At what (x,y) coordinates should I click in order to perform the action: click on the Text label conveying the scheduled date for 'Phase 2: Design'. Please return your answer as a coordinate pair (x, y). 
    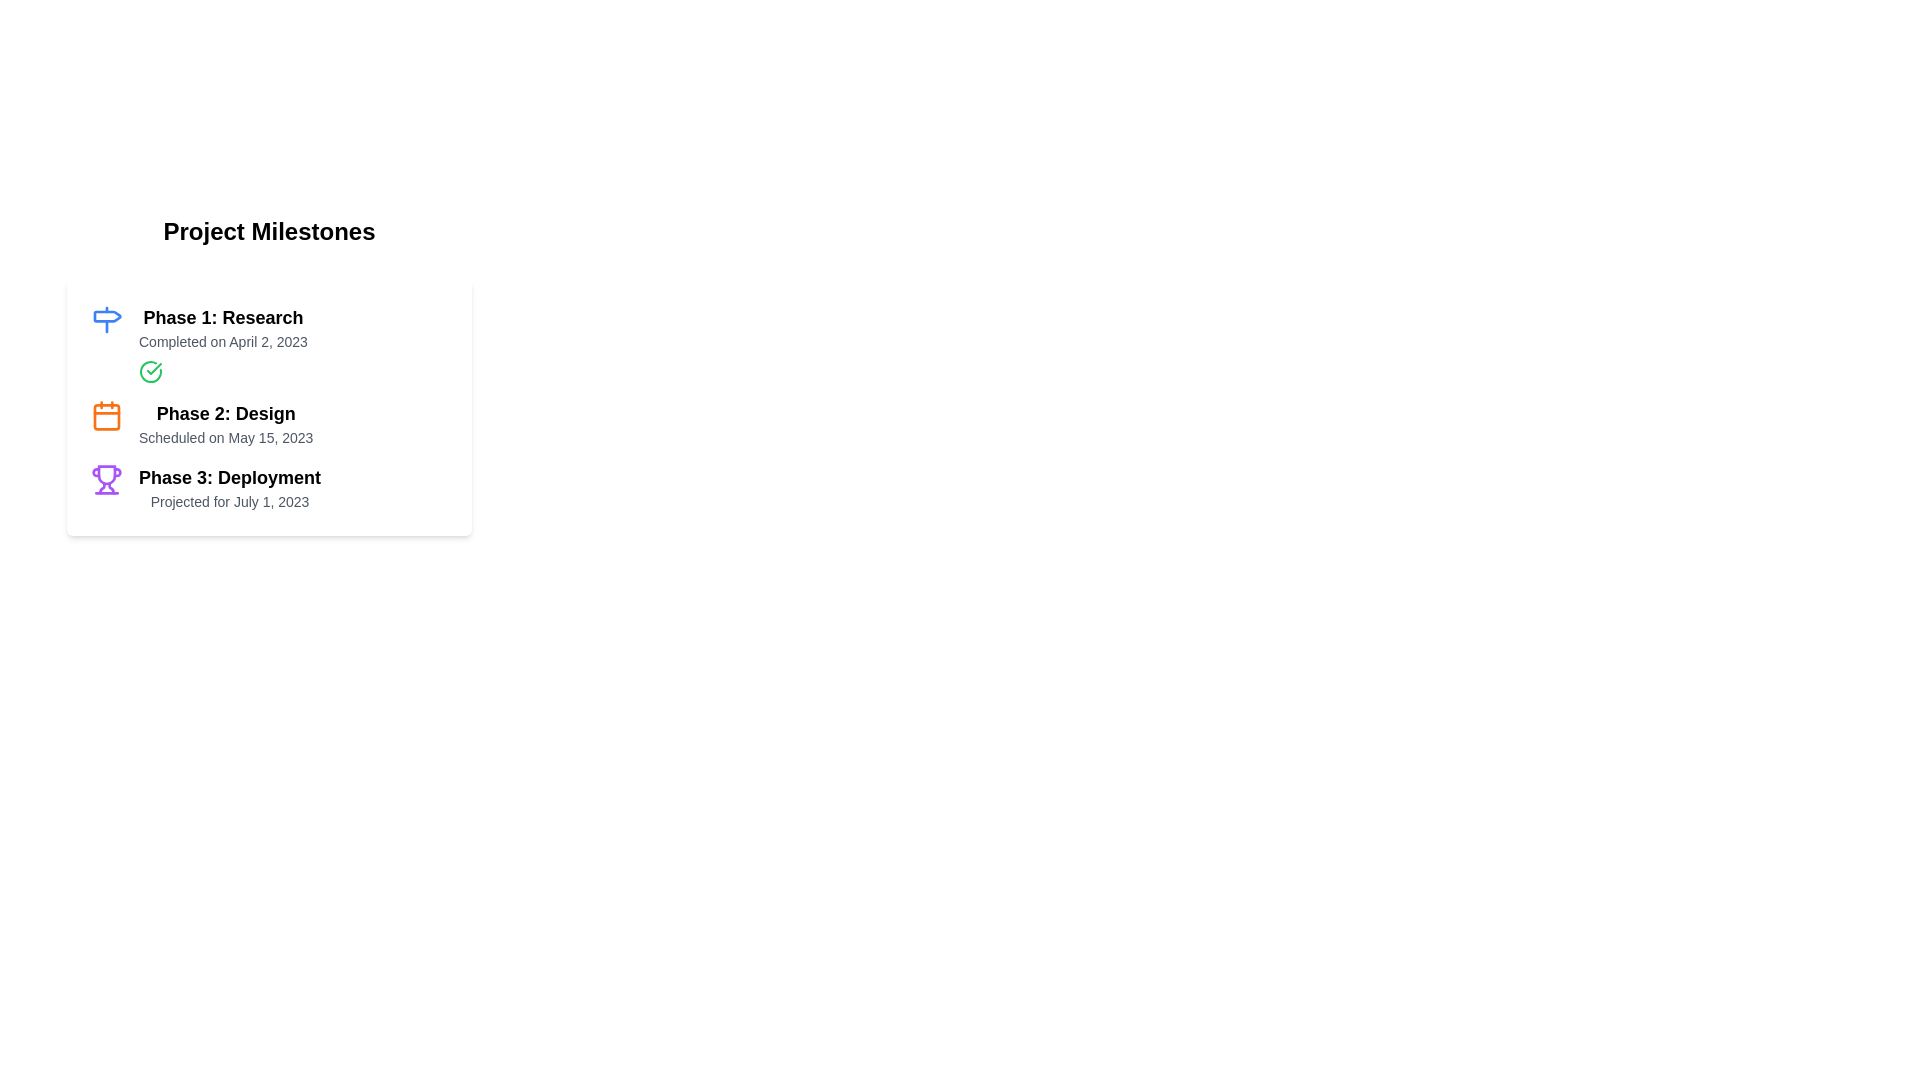
    Looking at the image, I should click on (226, 437).